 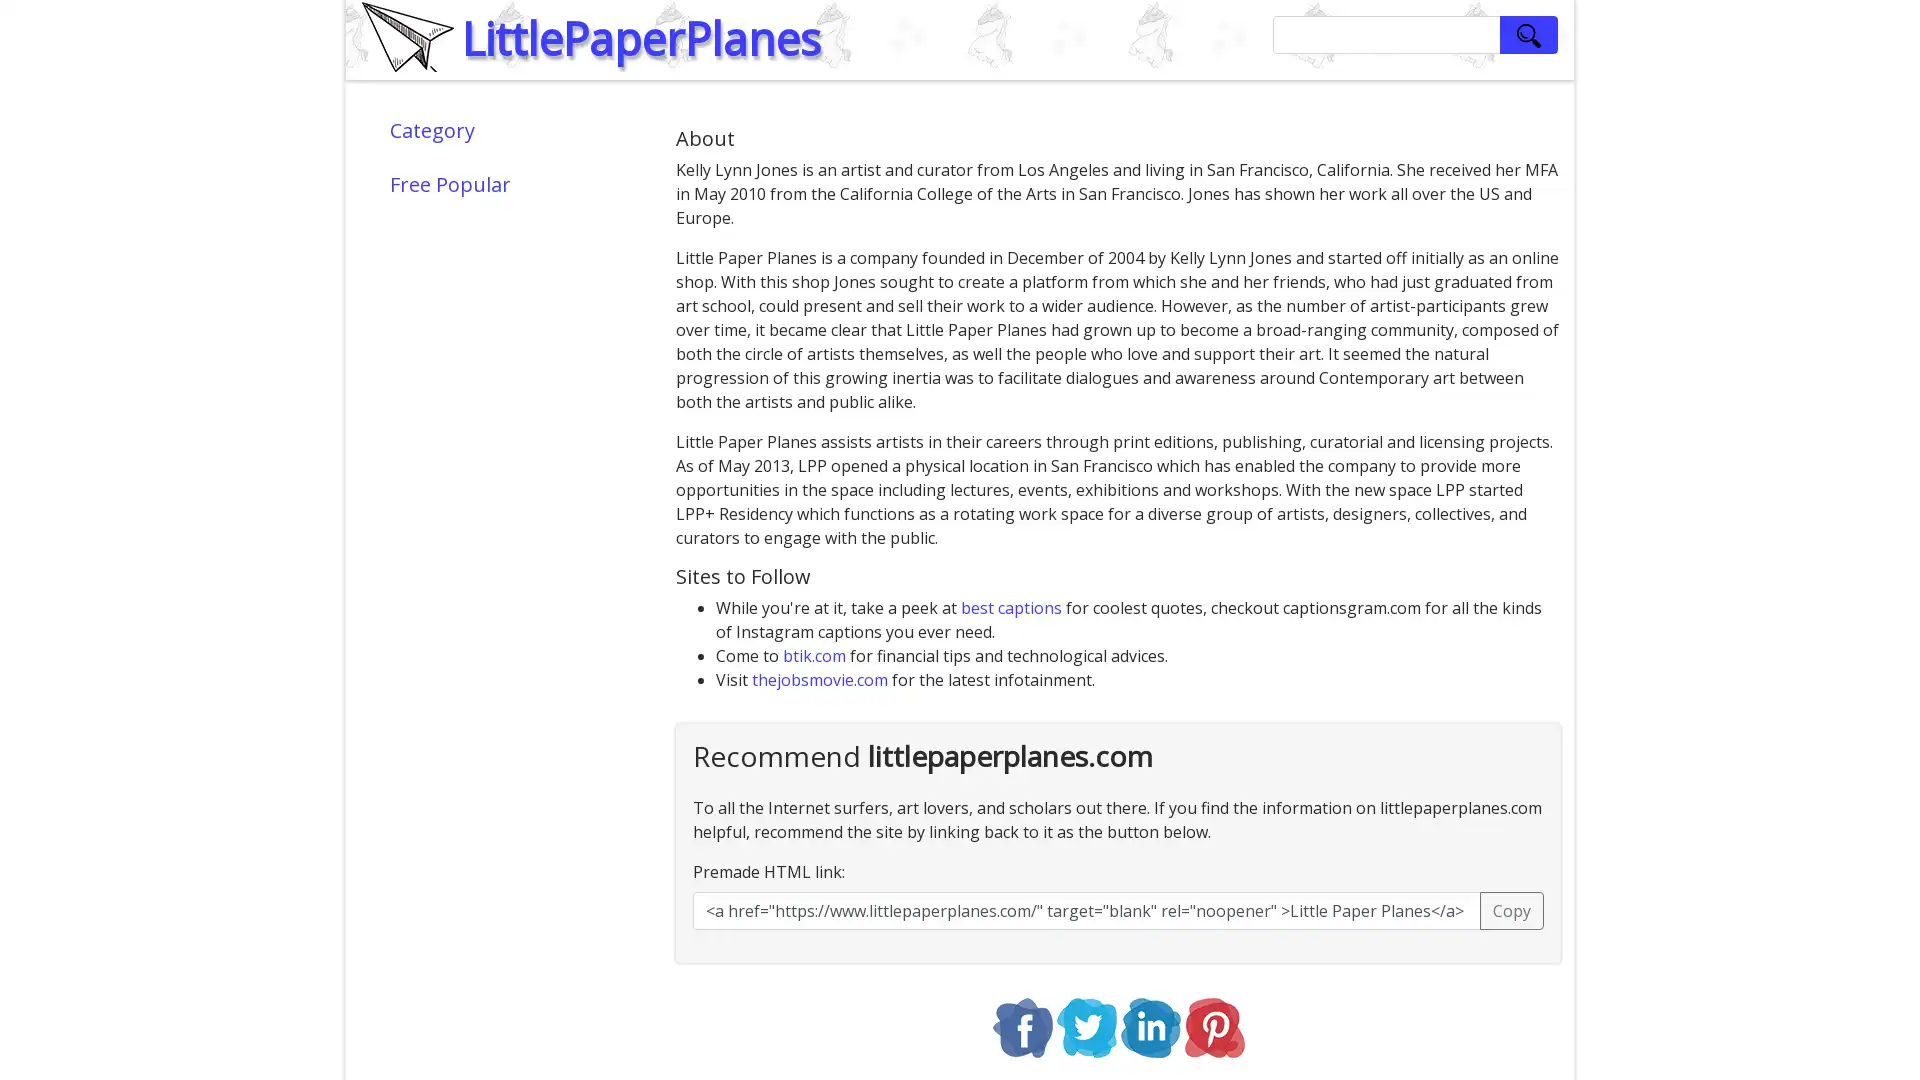 What do you see at coordinates (1512, 910) in the screenshot?
I see `Copy` at bounding box center [1512, 910].